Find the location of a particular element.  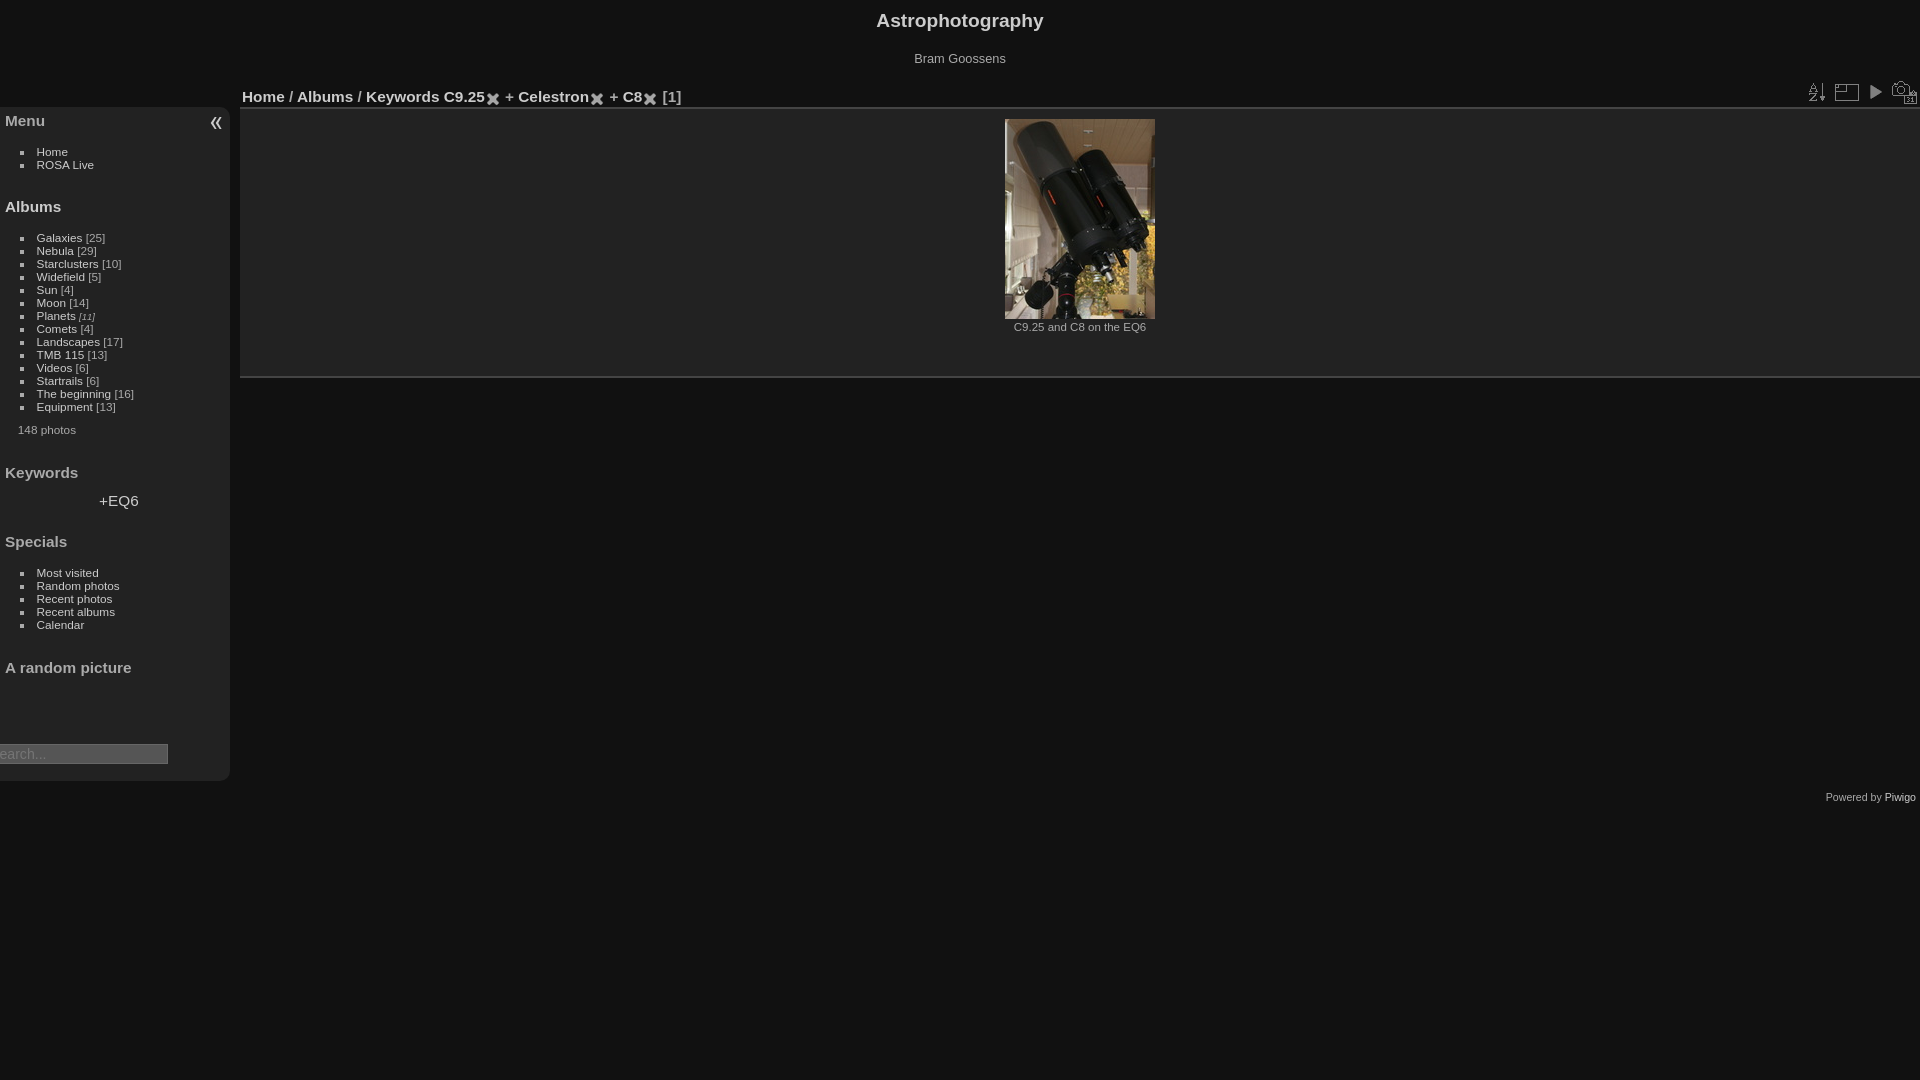

'Photo sizes' is located at coordinates (1845, 92).